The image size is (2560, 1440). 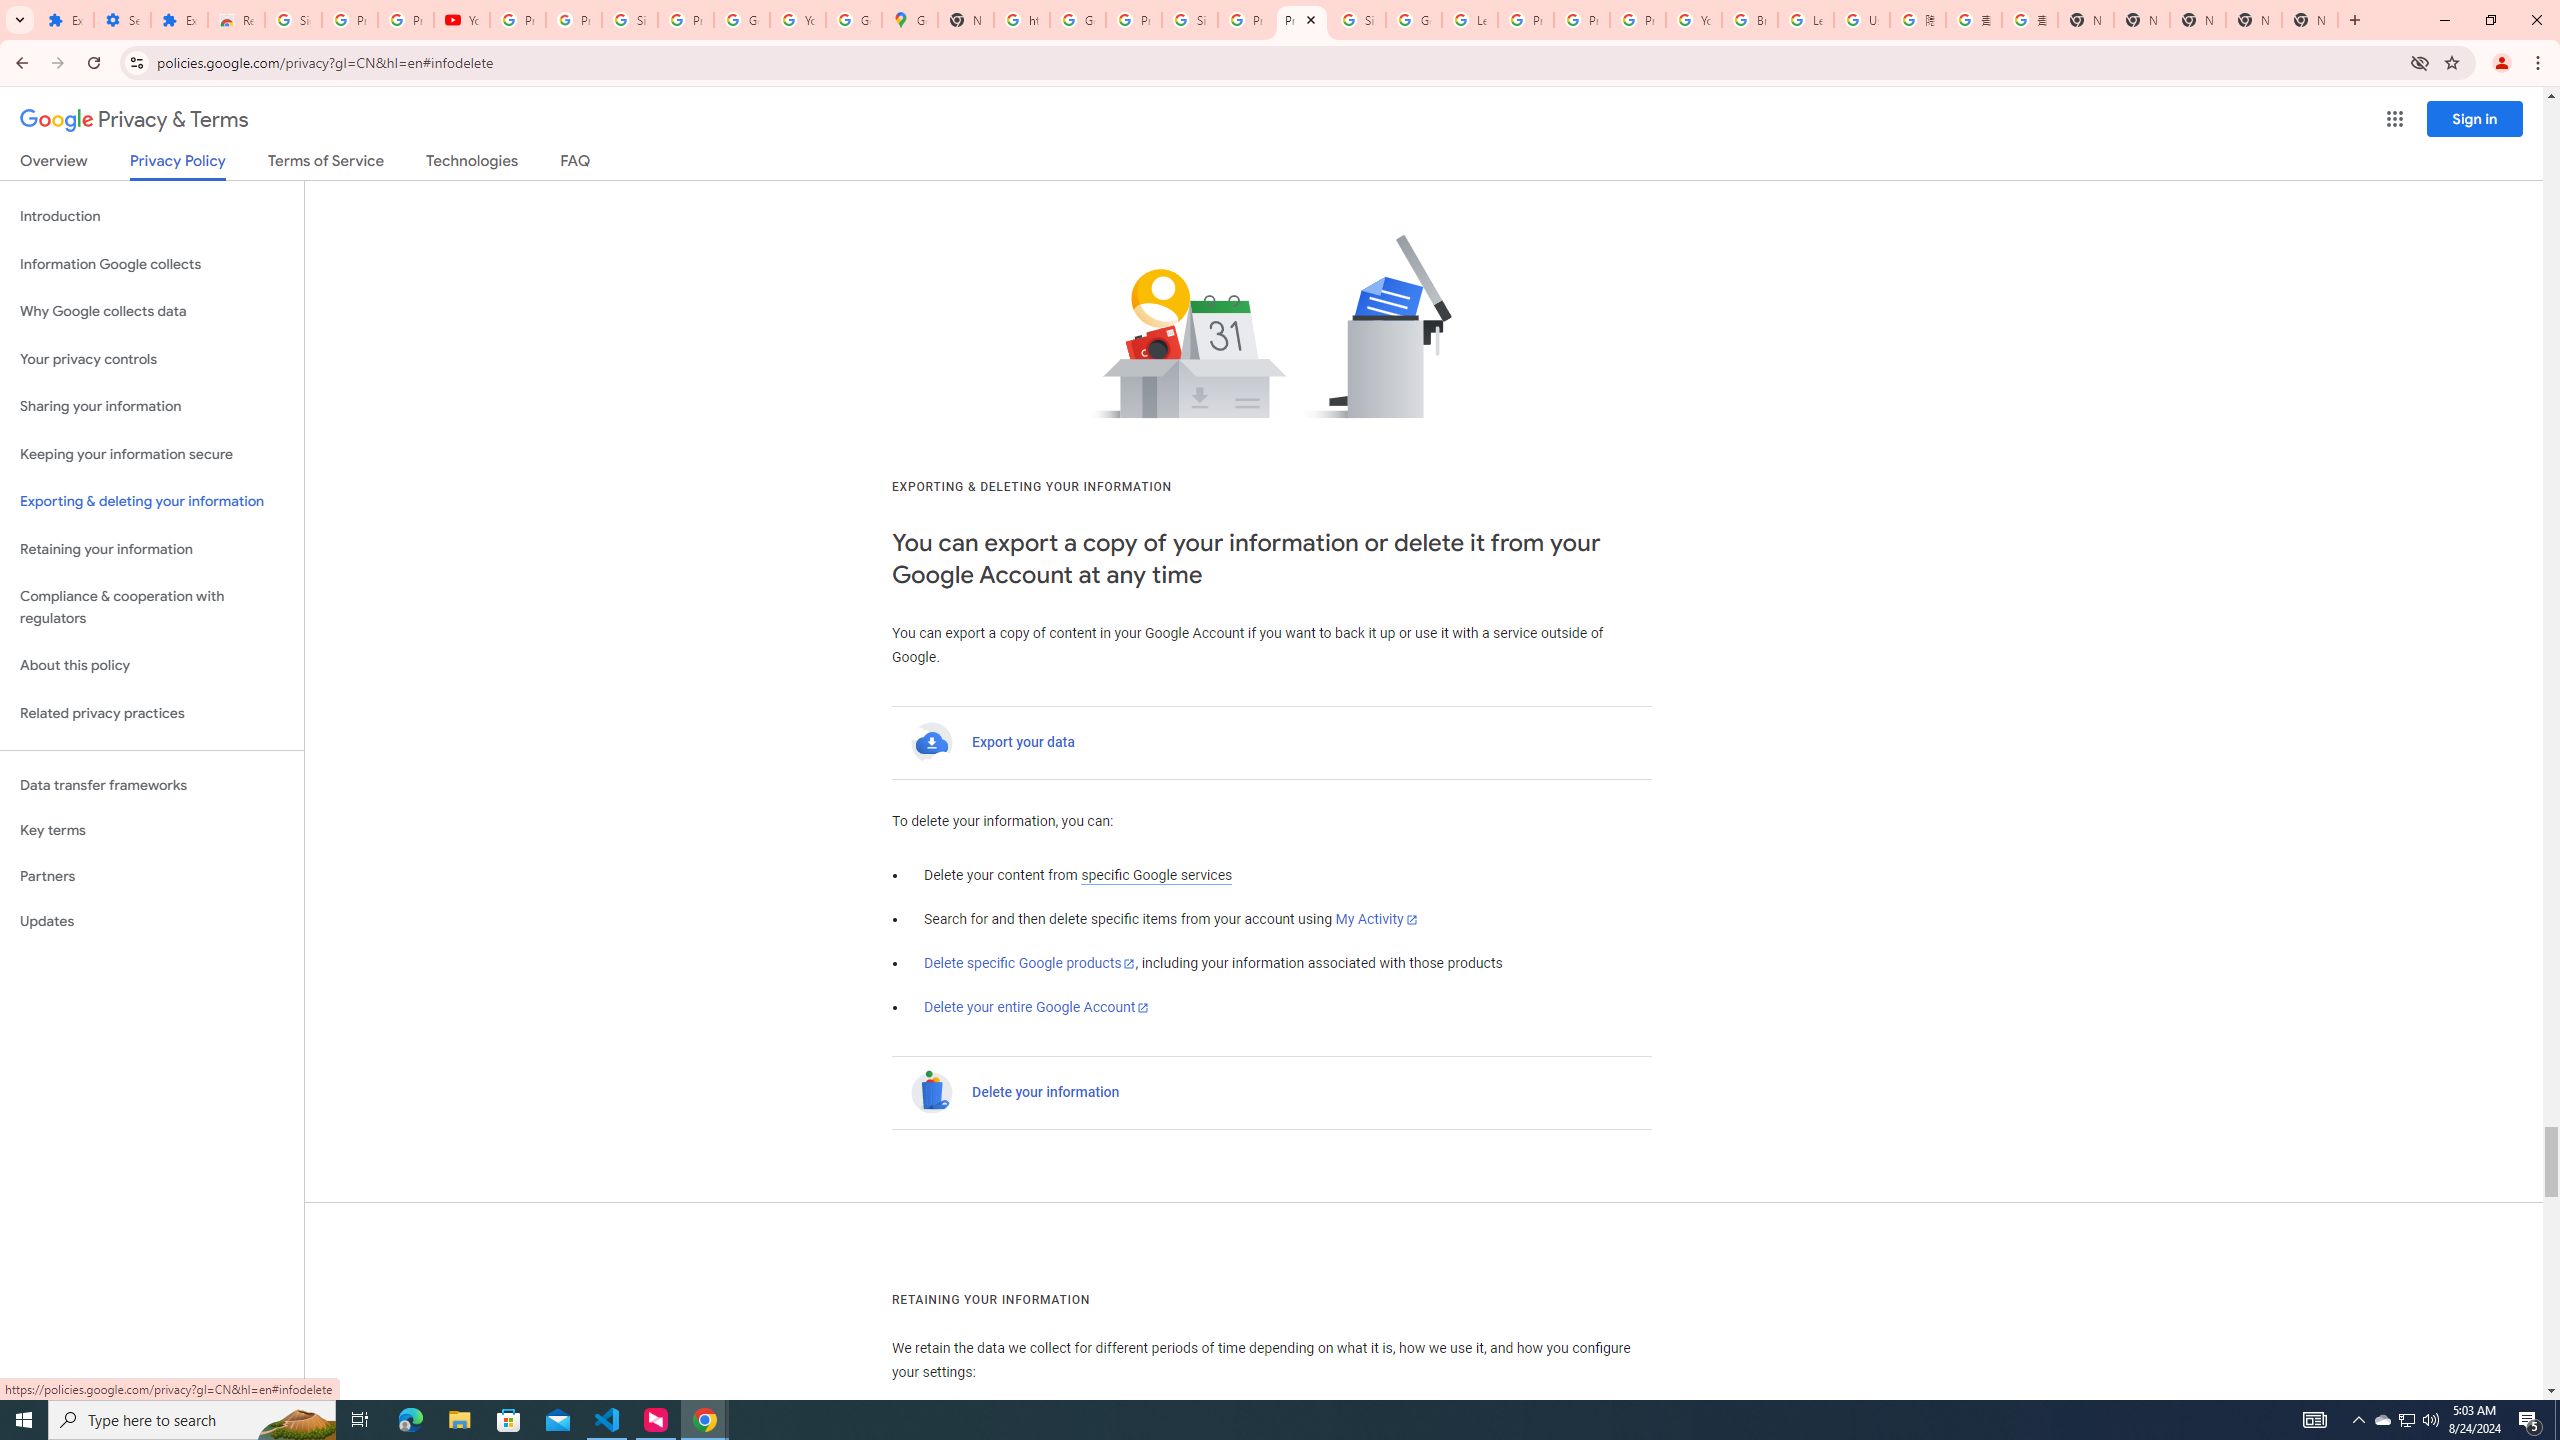 What do you see at coordinates (151, 455) in the screenshot?
I see `'Keeping your information secure'` at bounding box center [151, 455].